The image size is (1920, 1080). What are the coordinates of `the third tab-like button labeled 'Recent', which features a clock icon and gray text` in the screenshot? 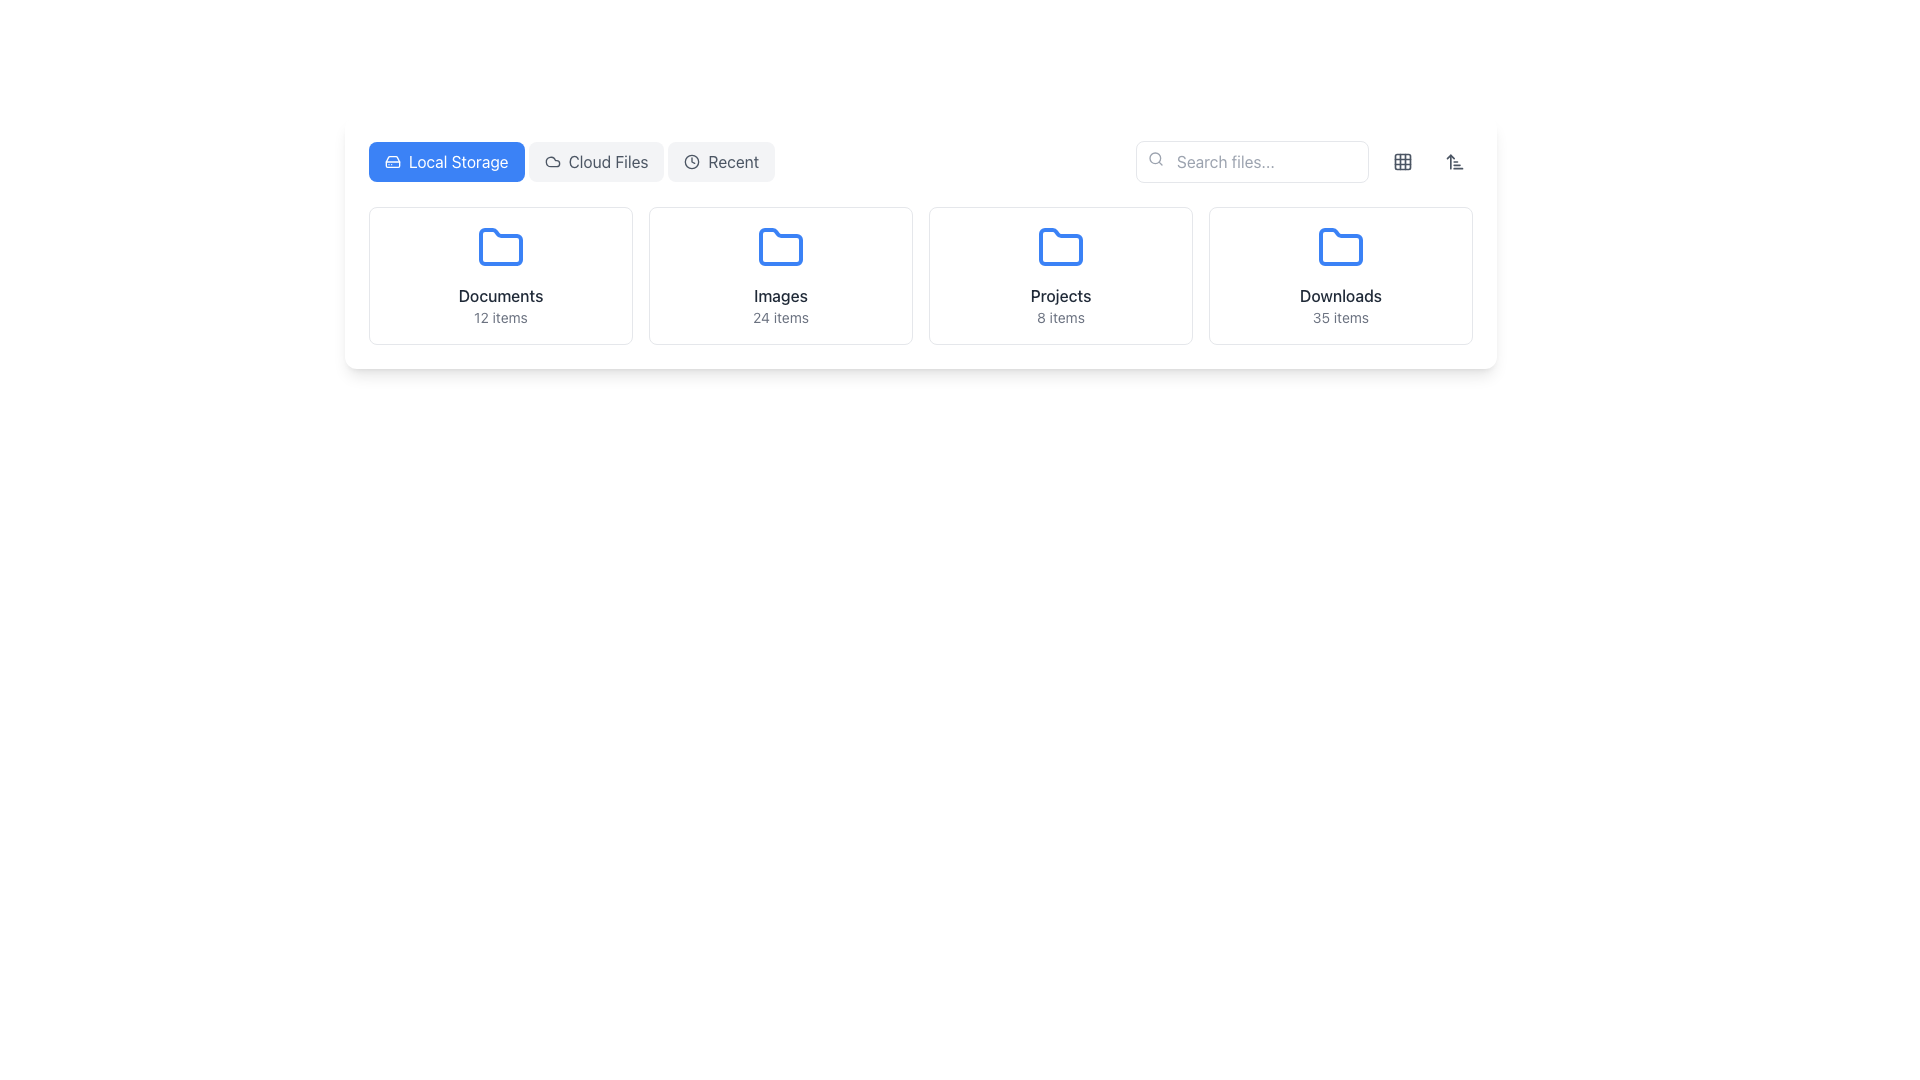 It's located at (720, 161).